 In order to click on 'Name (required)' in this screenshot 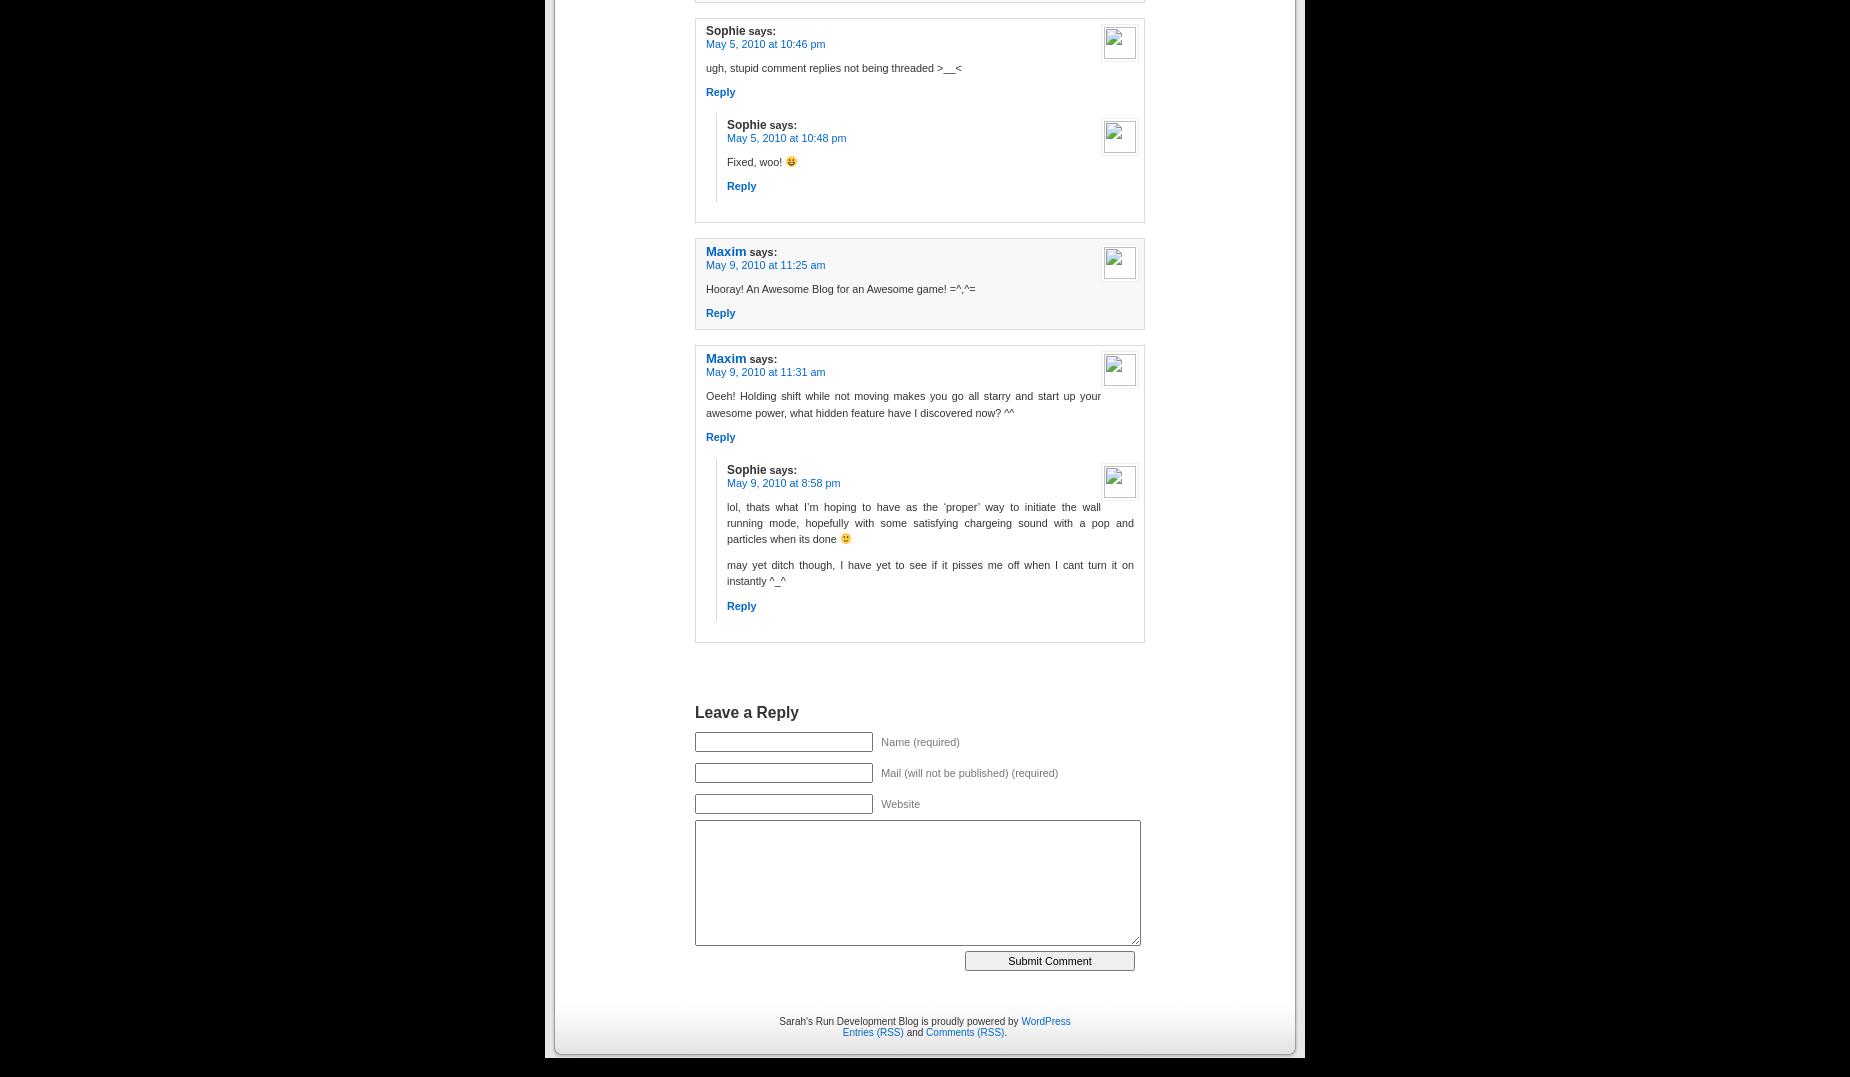, I will do `click(920, 740)`.